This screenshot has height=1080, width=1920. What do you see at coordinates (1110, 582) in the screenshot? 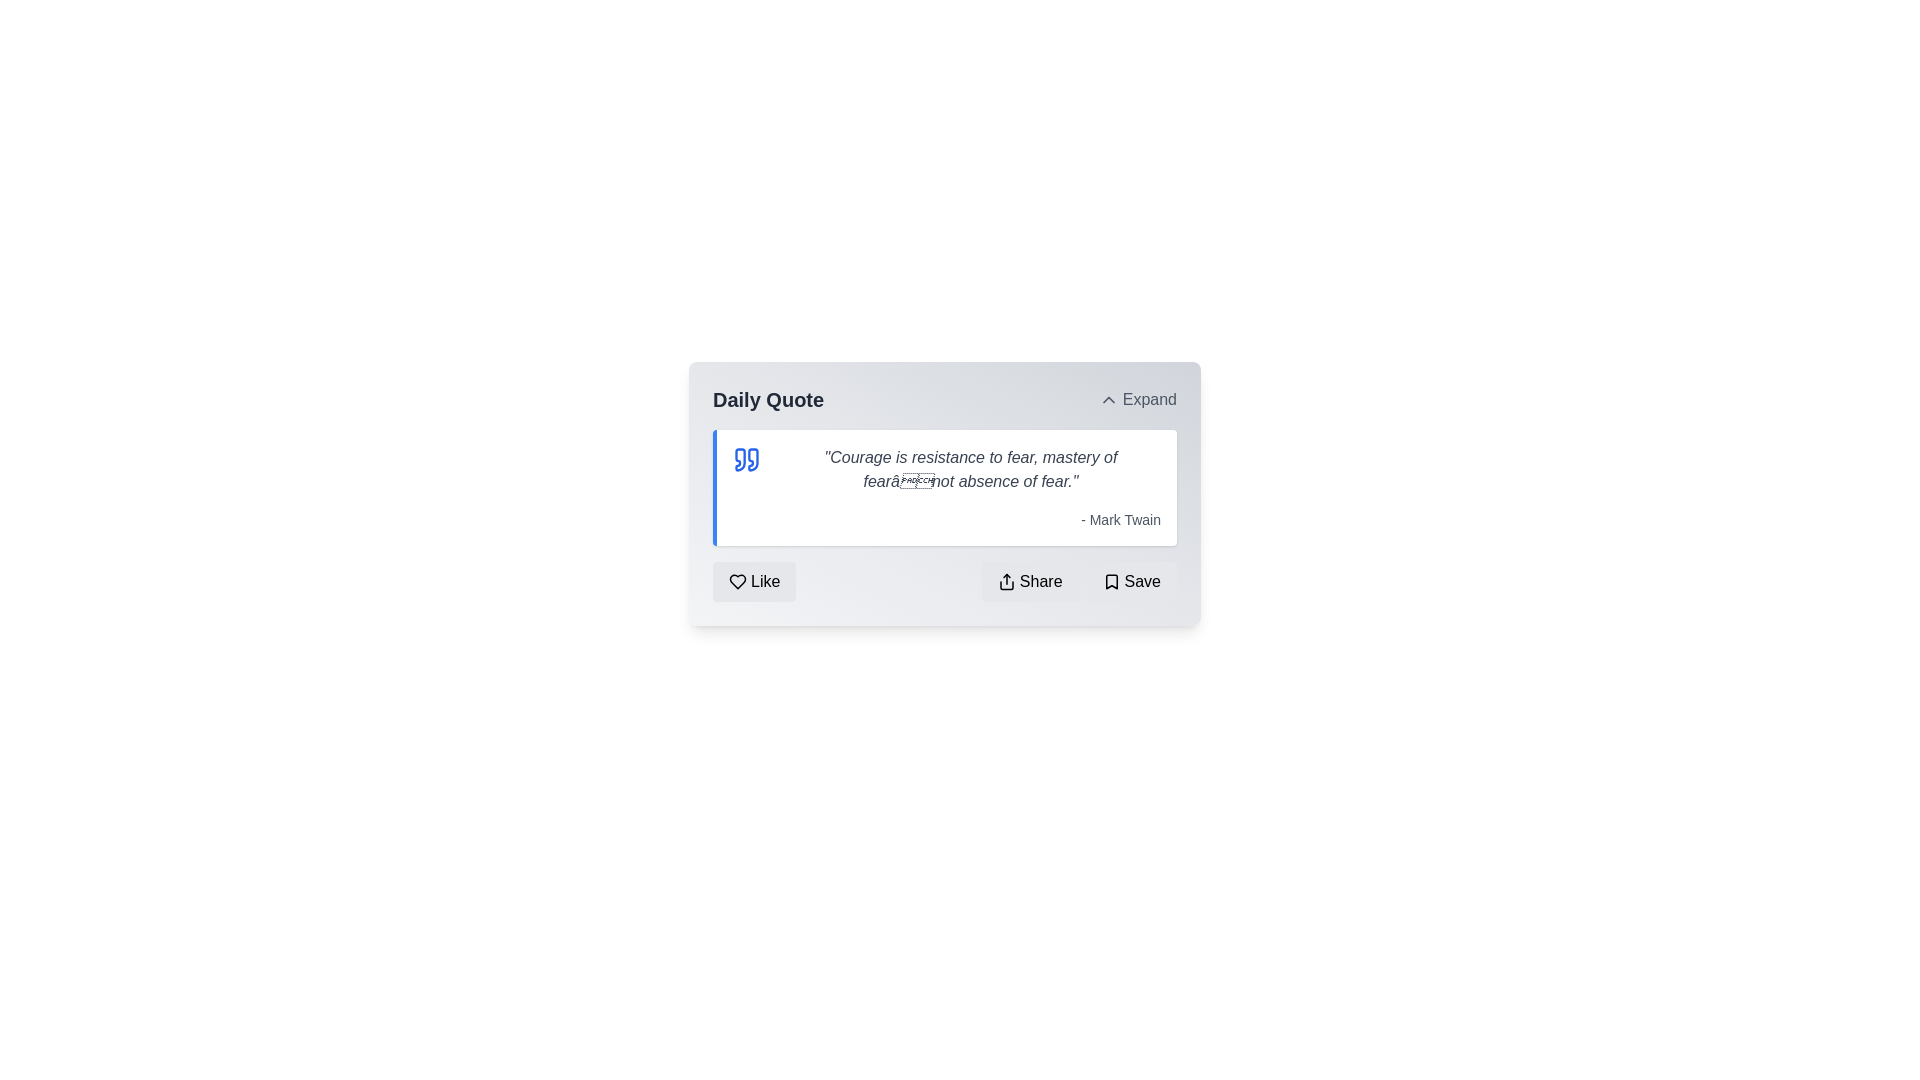
I see `the bookmark icon located to the left of the 'Save' text within the rectangular button at the bottom-right corner of the displayed quote card` at bounding box center [1110, 582].